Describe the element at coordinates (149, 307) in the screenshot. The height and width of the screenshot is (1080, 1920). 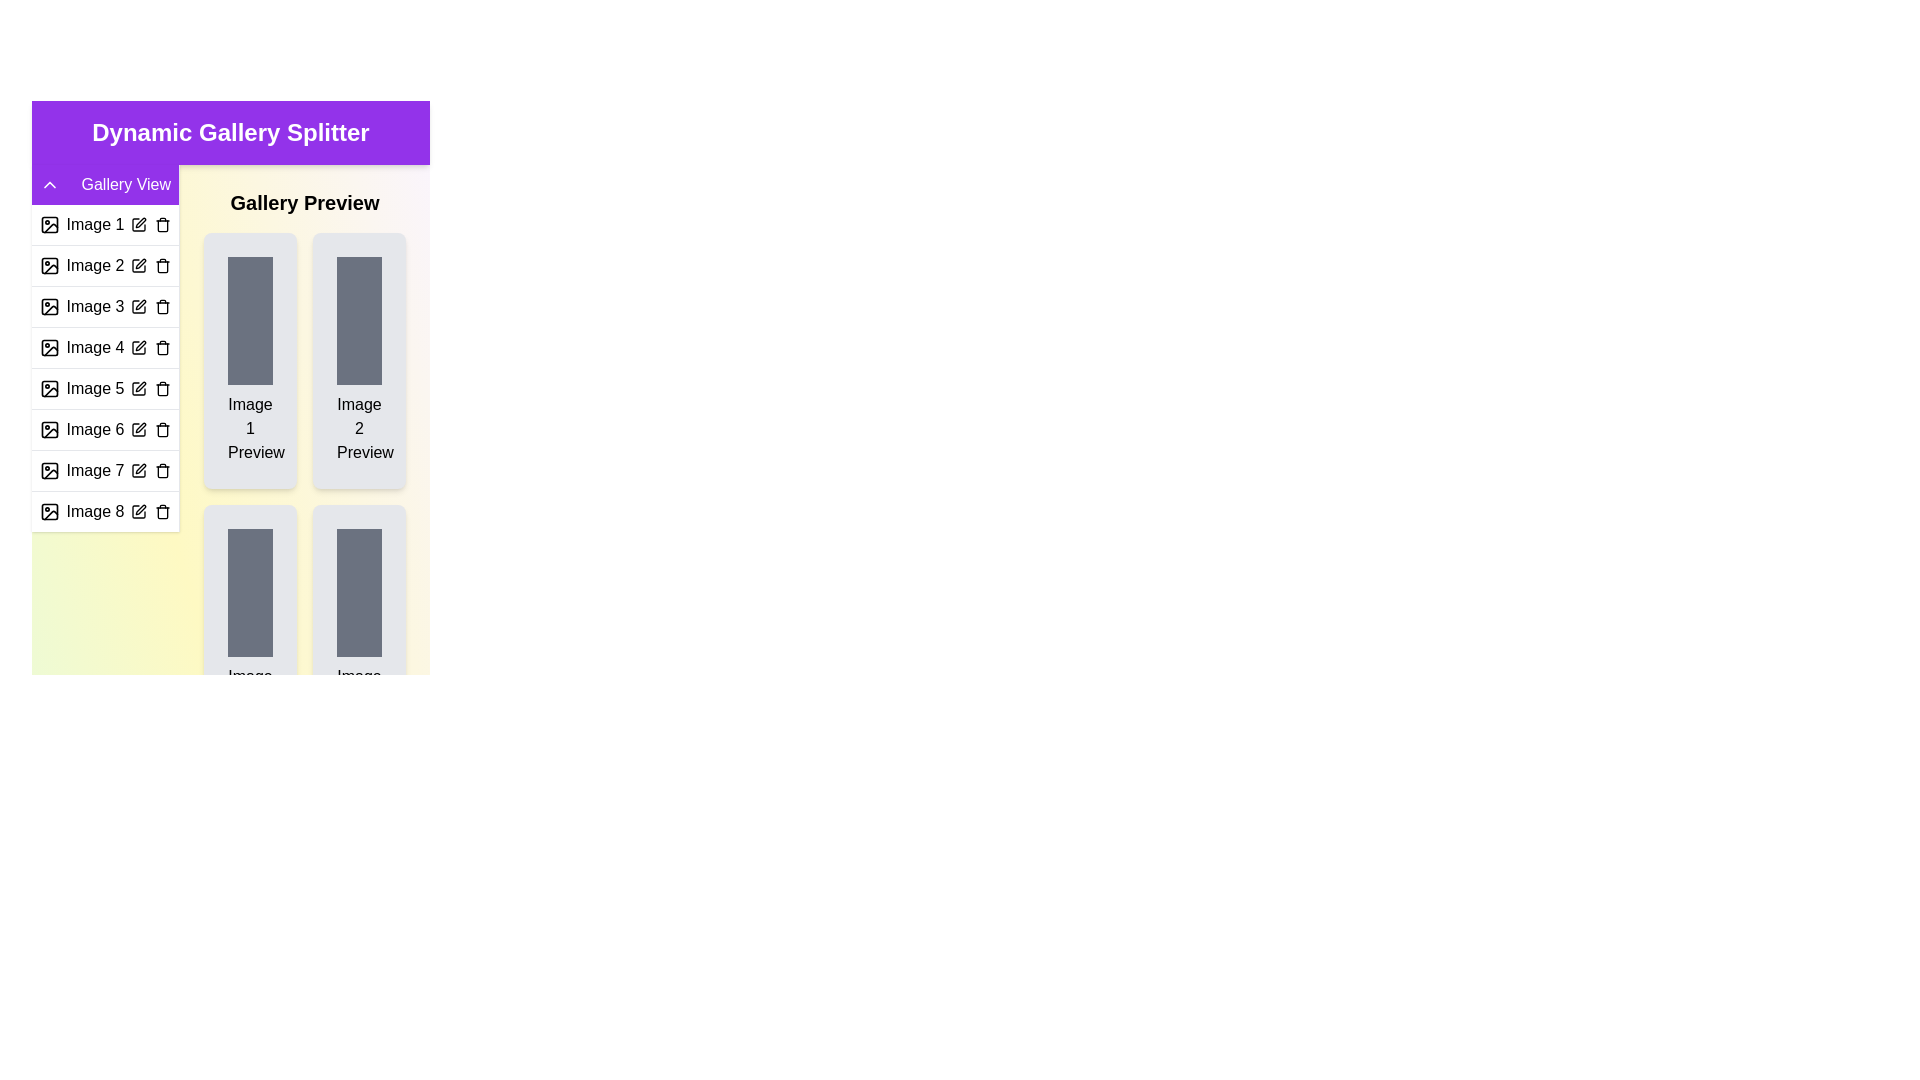
I see `the pencil icon in the interactive icon buttons group located next to the 'Image 3' label in the 'Gallery View' section` at that location.